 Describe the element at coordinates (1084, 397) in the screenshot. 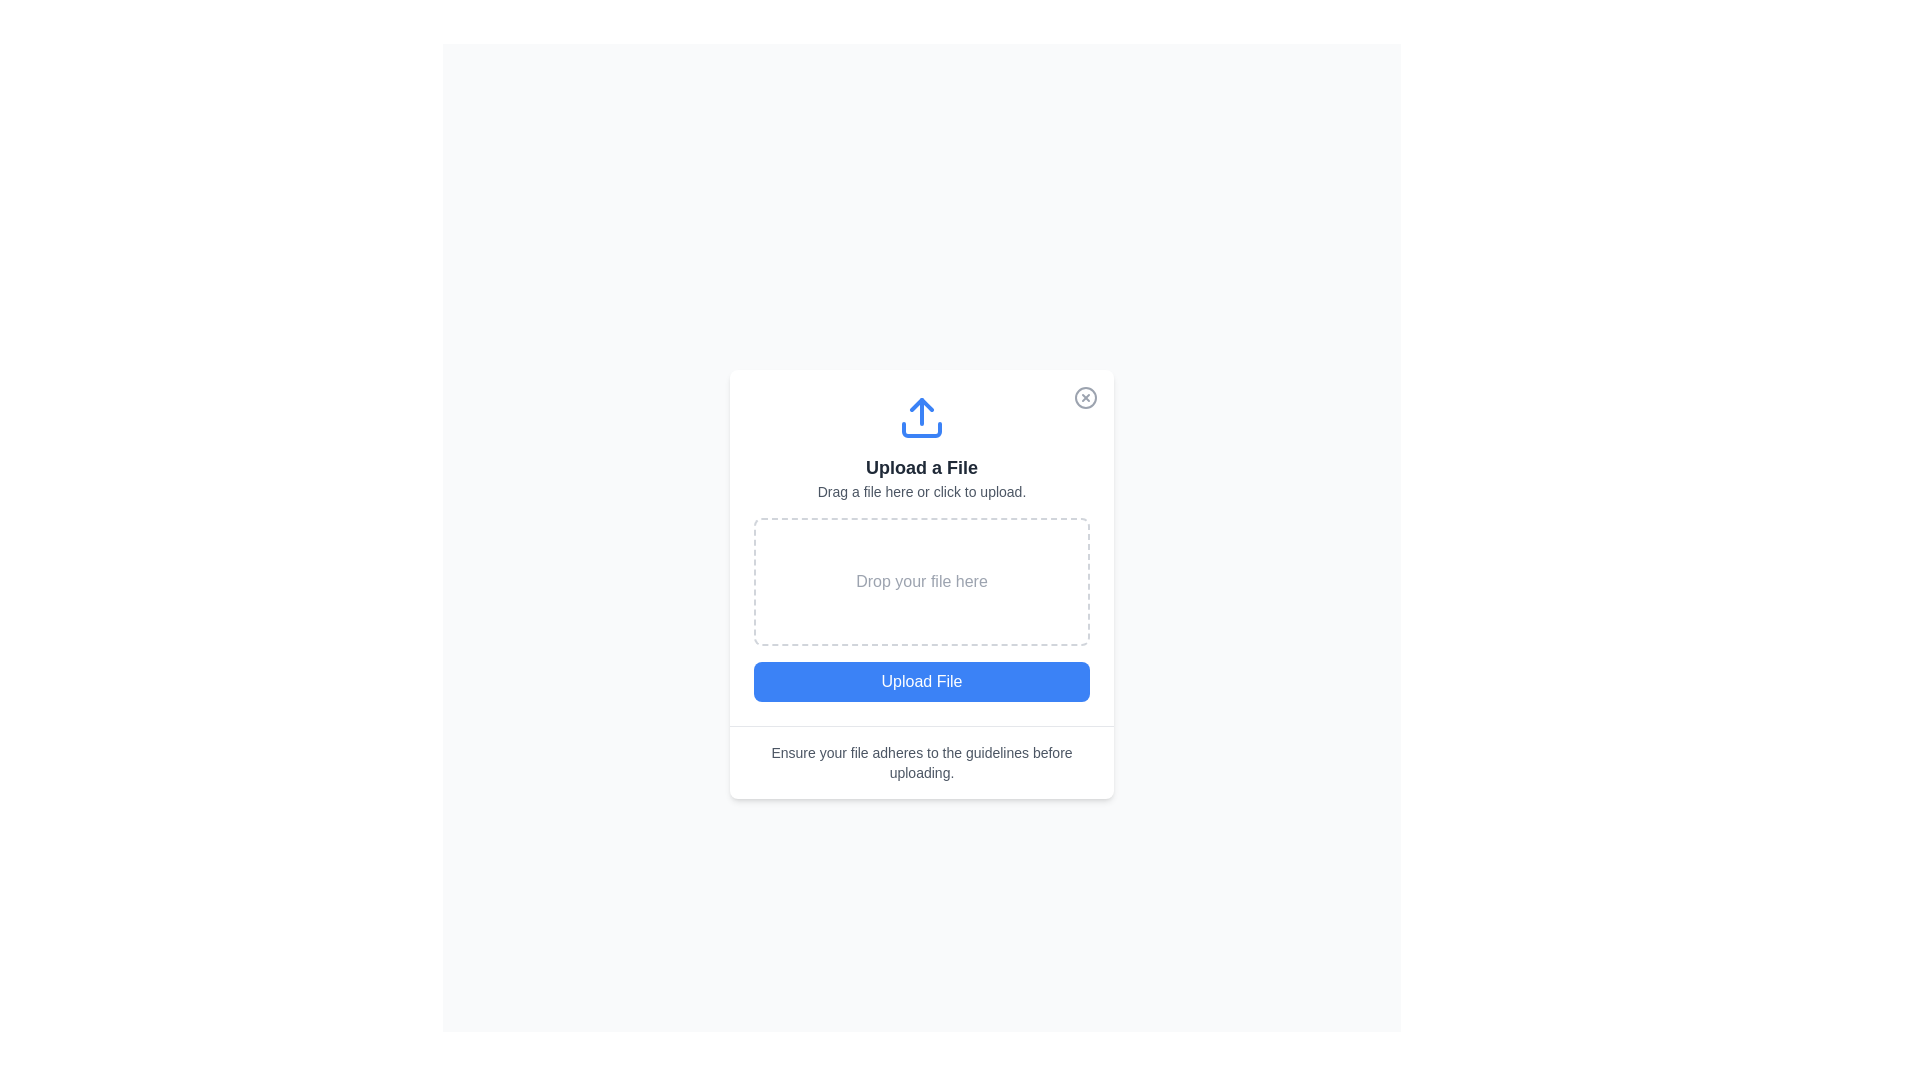

I see `the close button located in the top-right corner of the modal` at that location.